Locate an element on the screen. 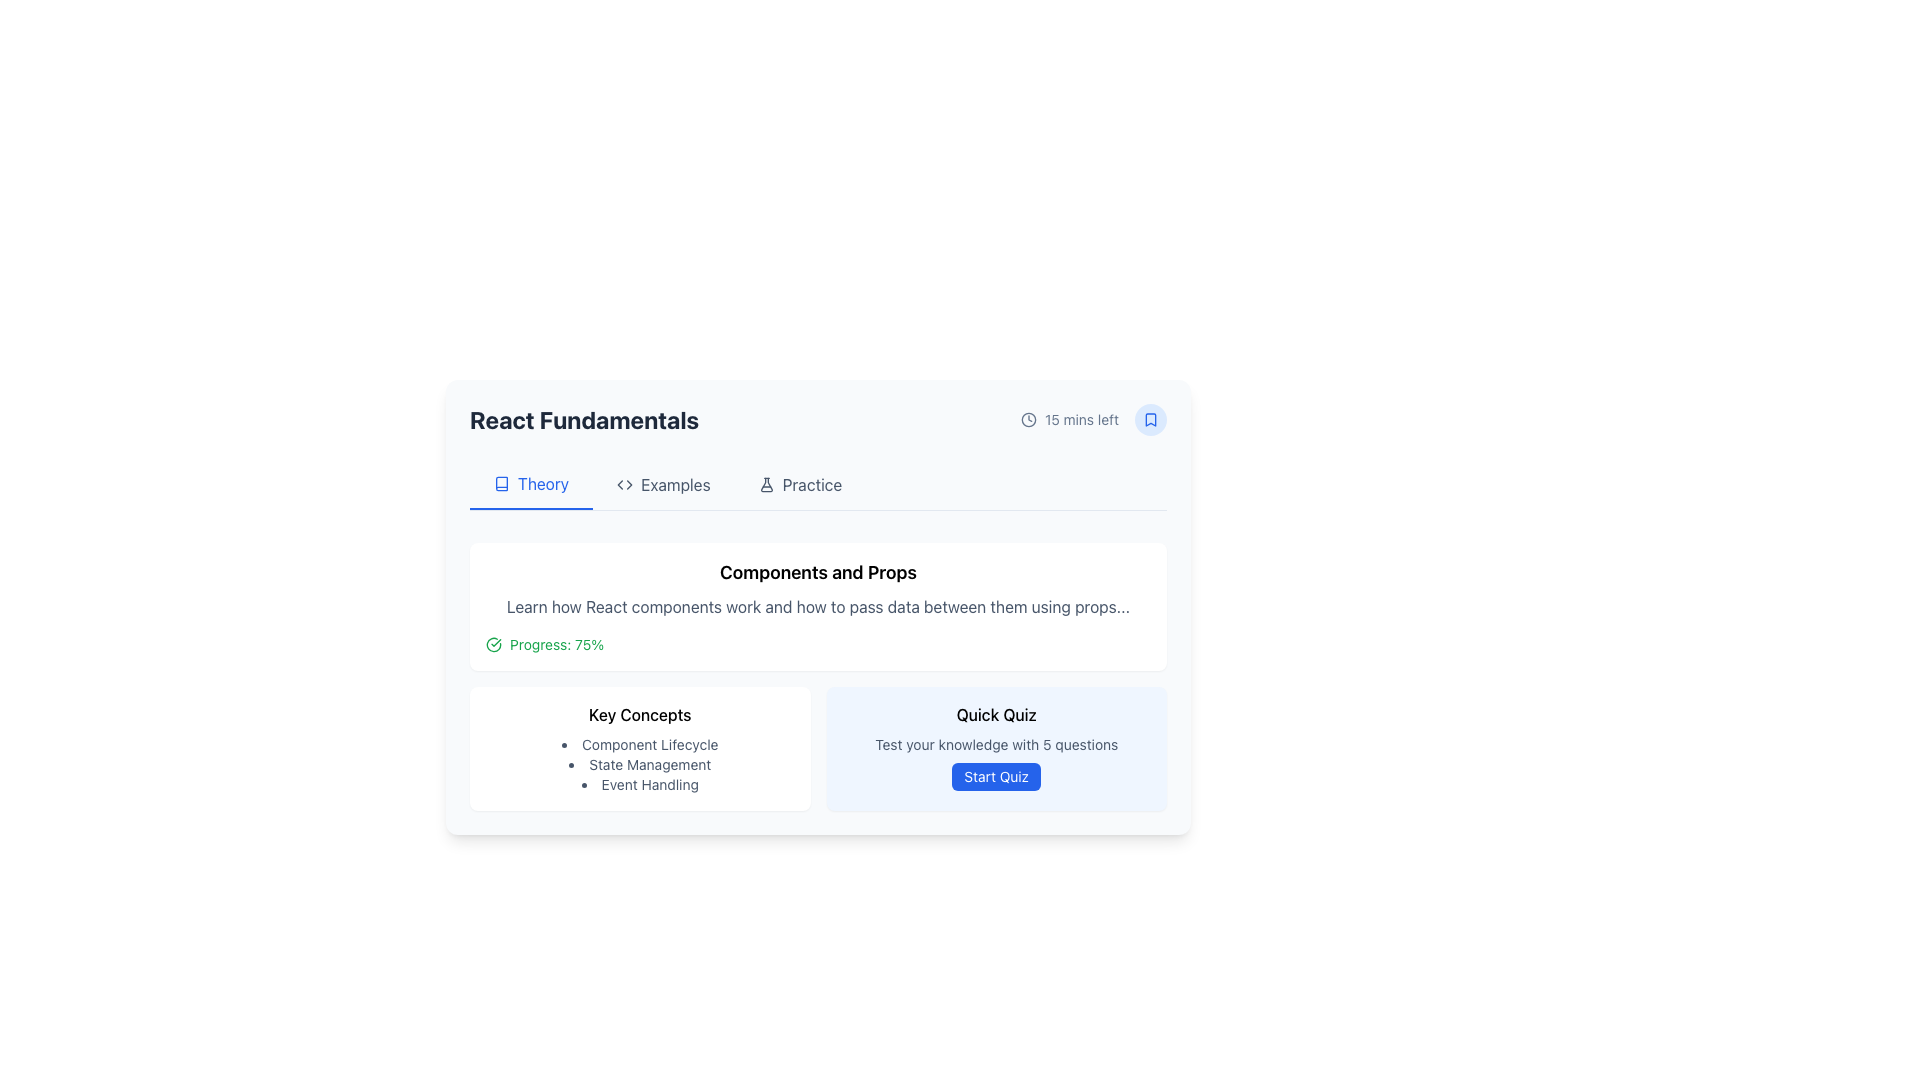 This screenshot has height=1080, width=1920. the progress text label that indicates the user's course completion percentage, which is positioned to the right of a green circular check icon is located at coordinates (556, 644).